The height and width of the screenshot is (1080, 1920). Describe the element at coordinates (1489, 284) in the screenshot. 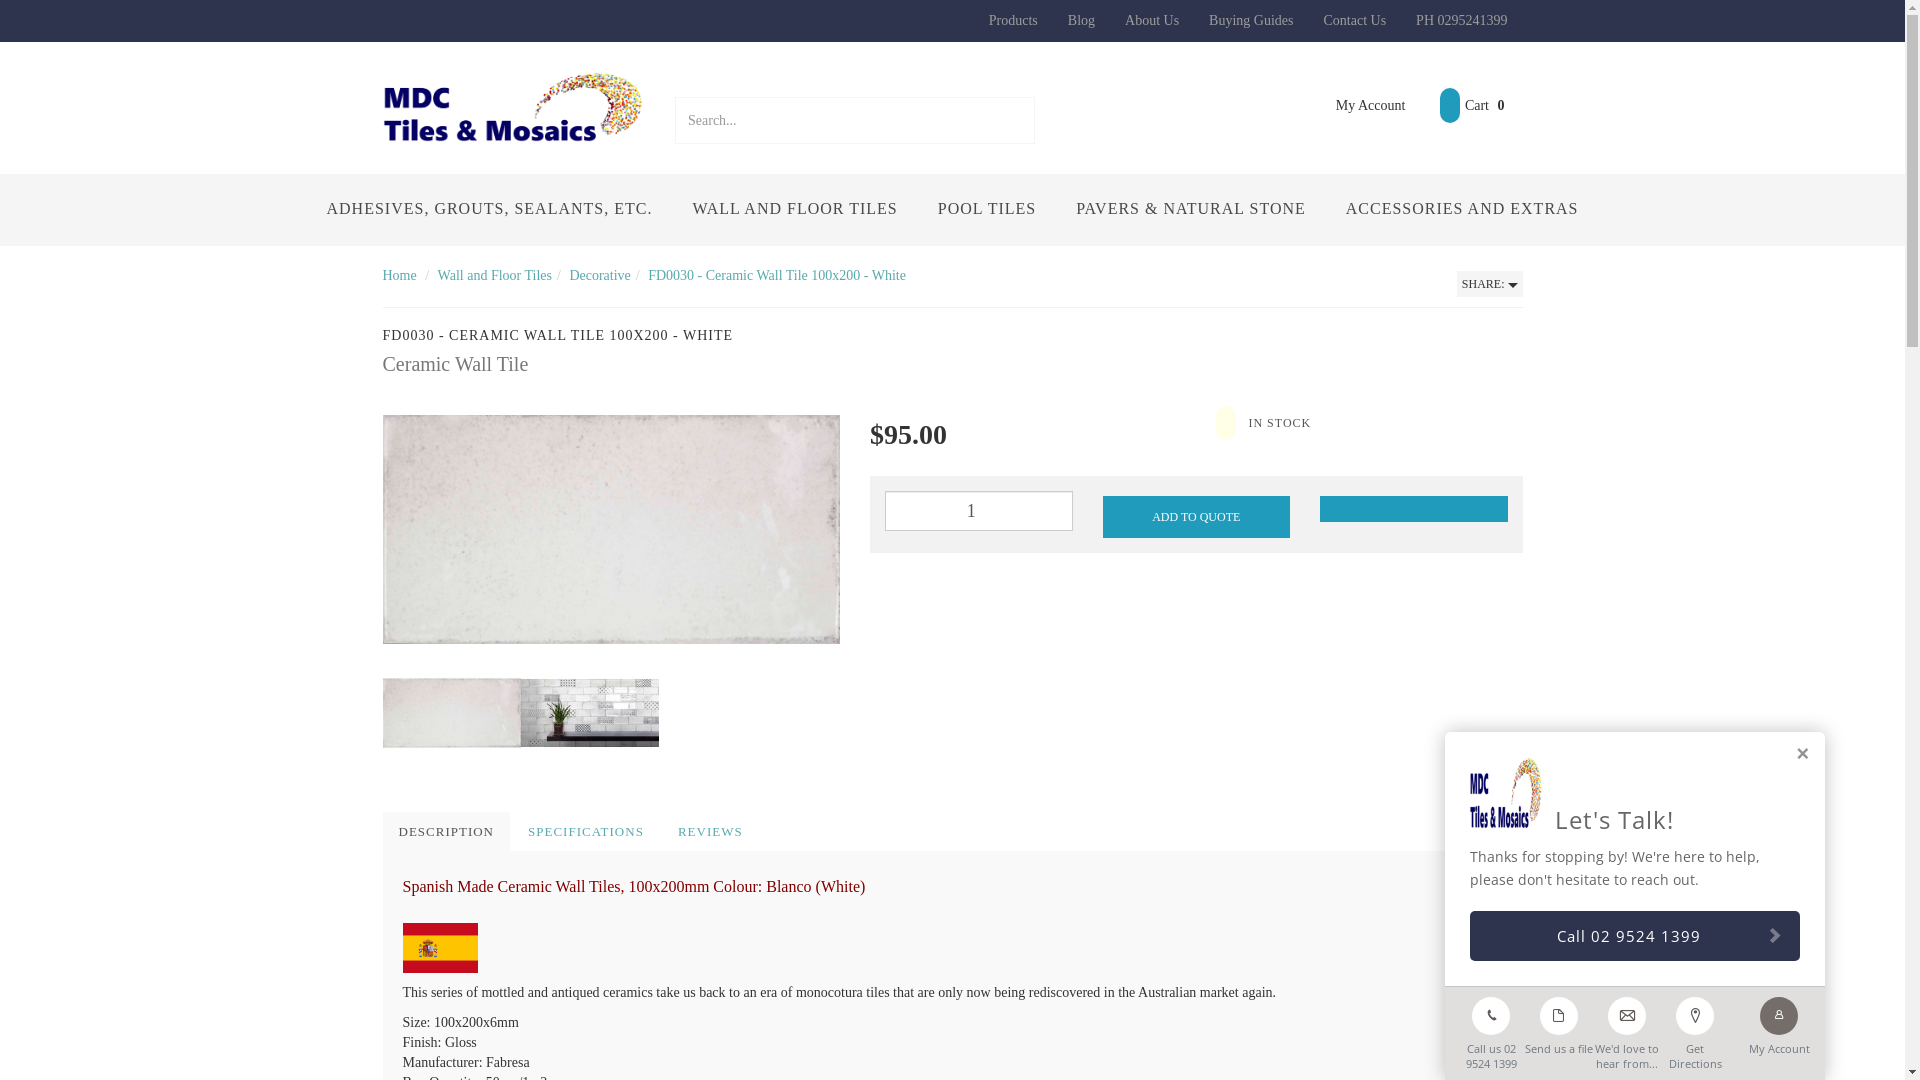

I see `'SHARE:'` at that location.